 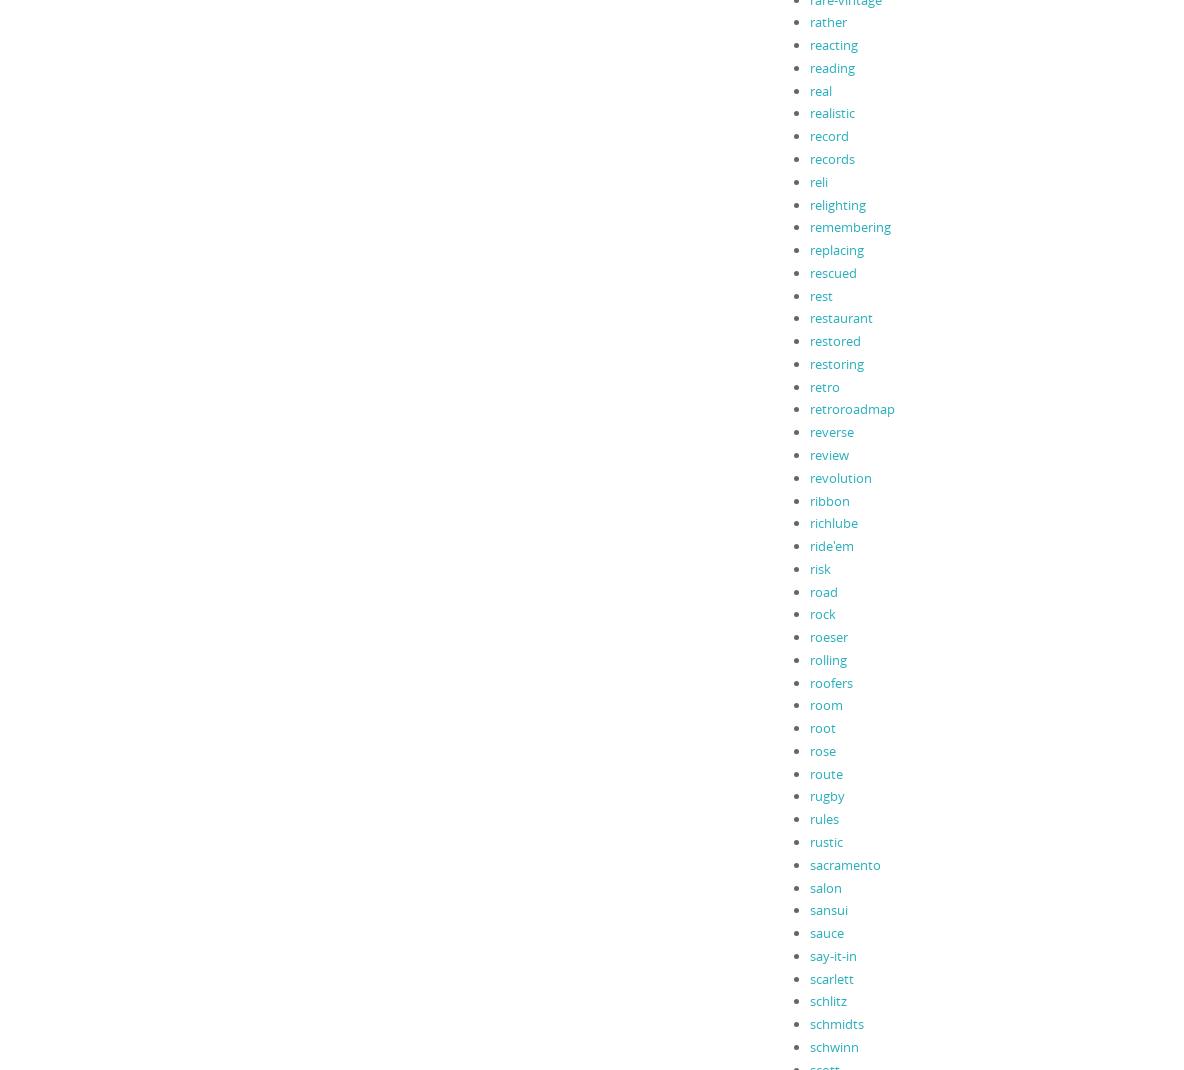 I want to click on 'risk', so click(x=819, y=566).